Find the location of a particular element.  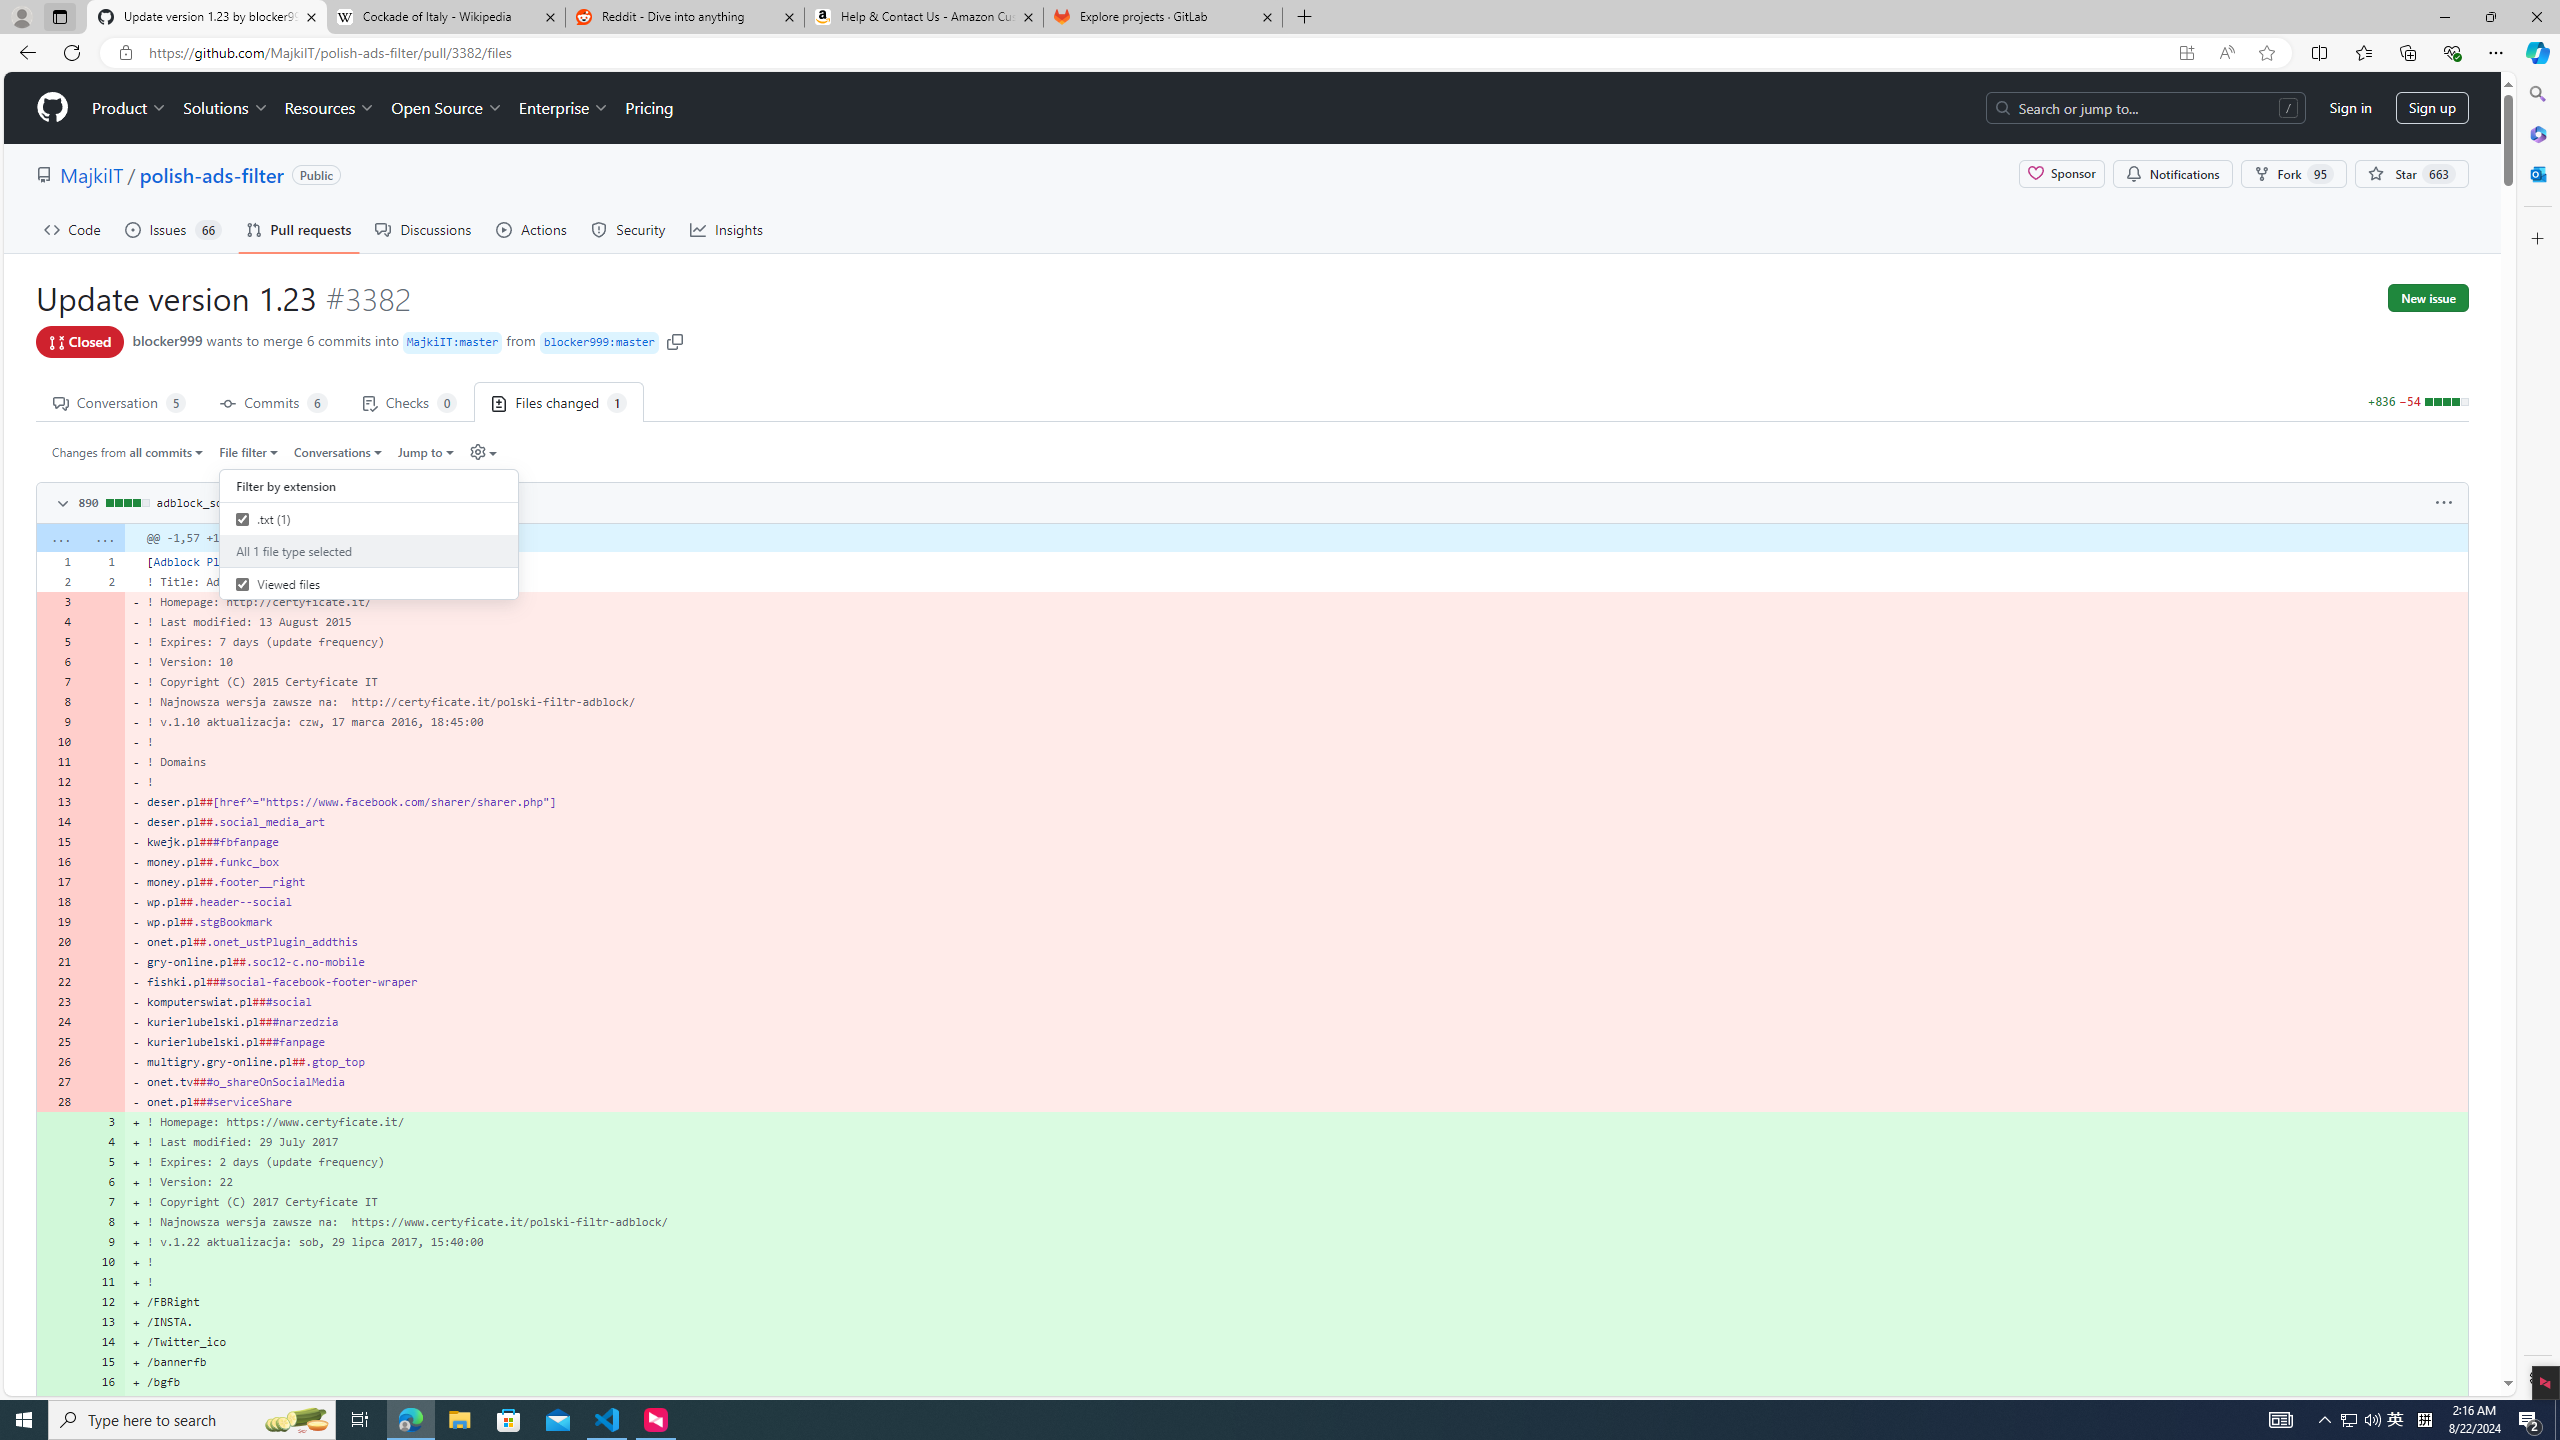

'Conversations' is located at coordinates (338, 451).